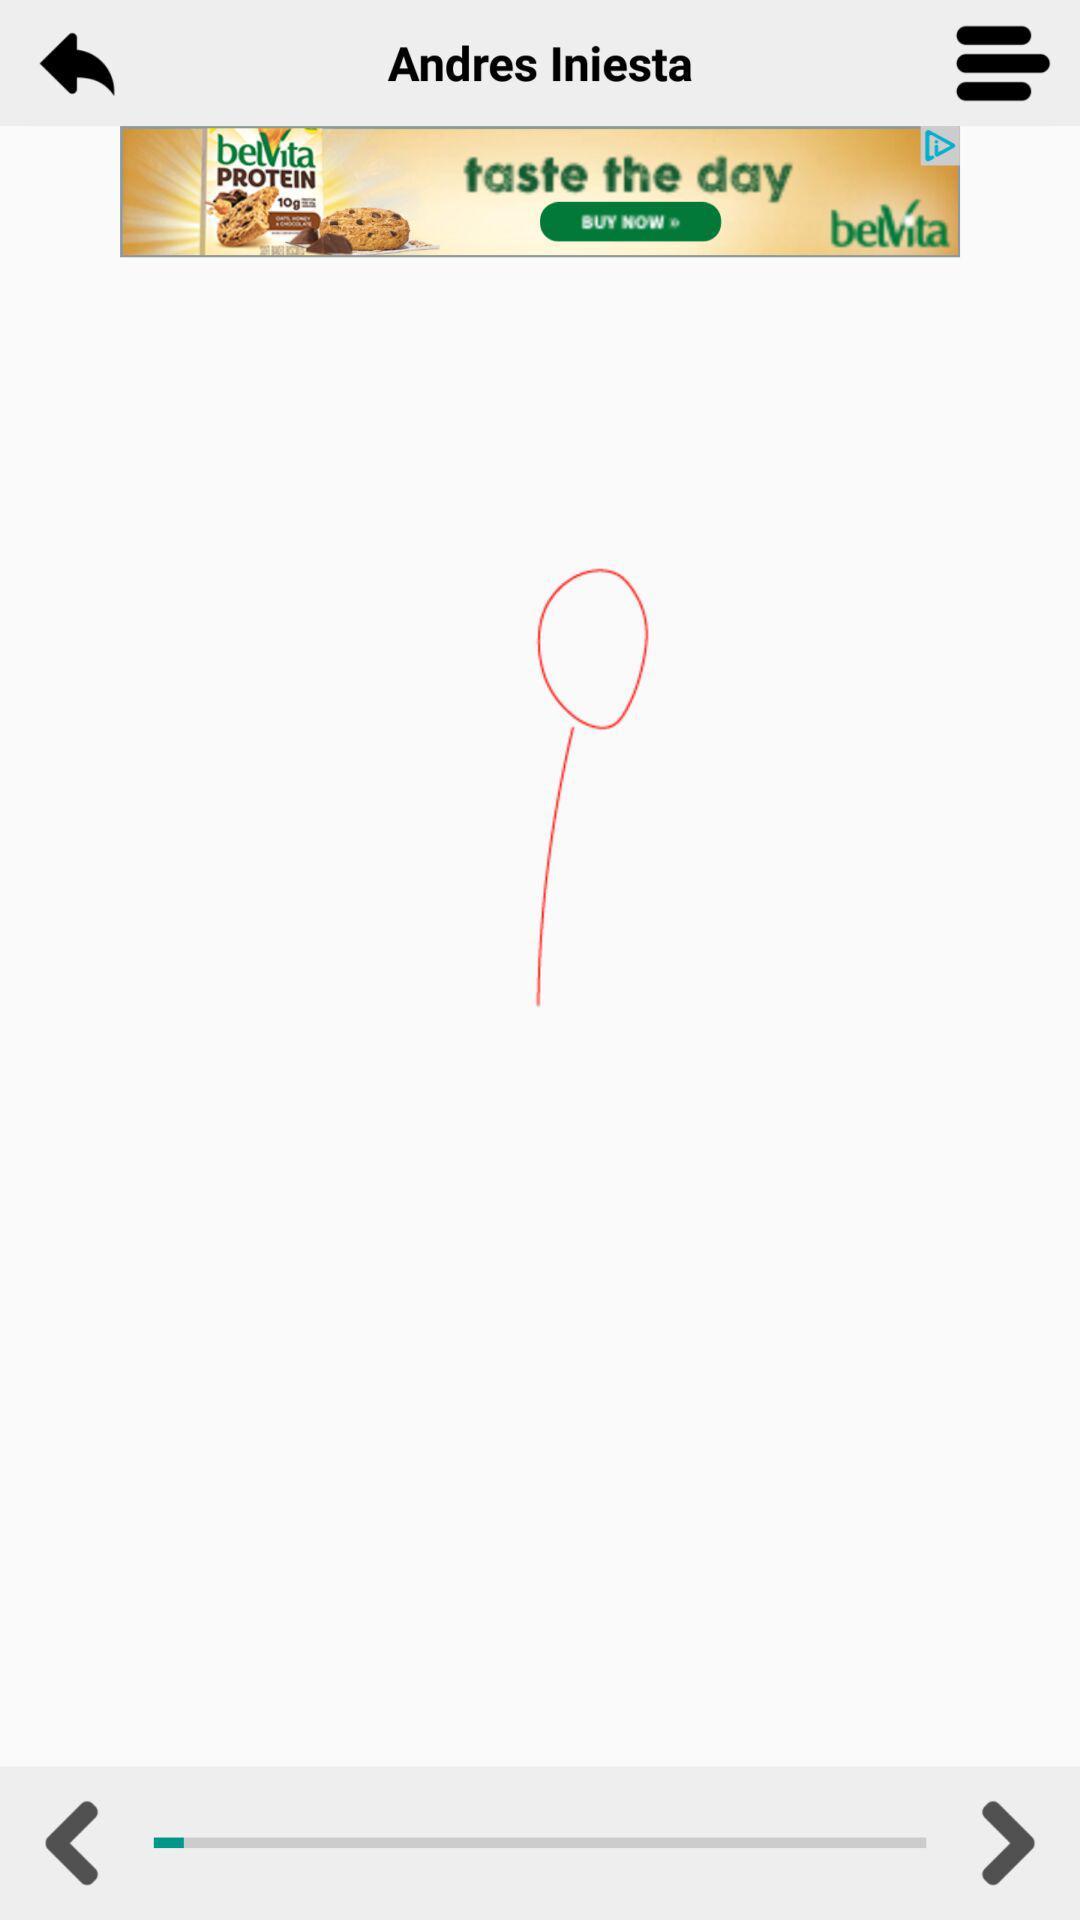 This screenshot has width=1080, height=1920. I want to click on advertisement, so click(540, 191).